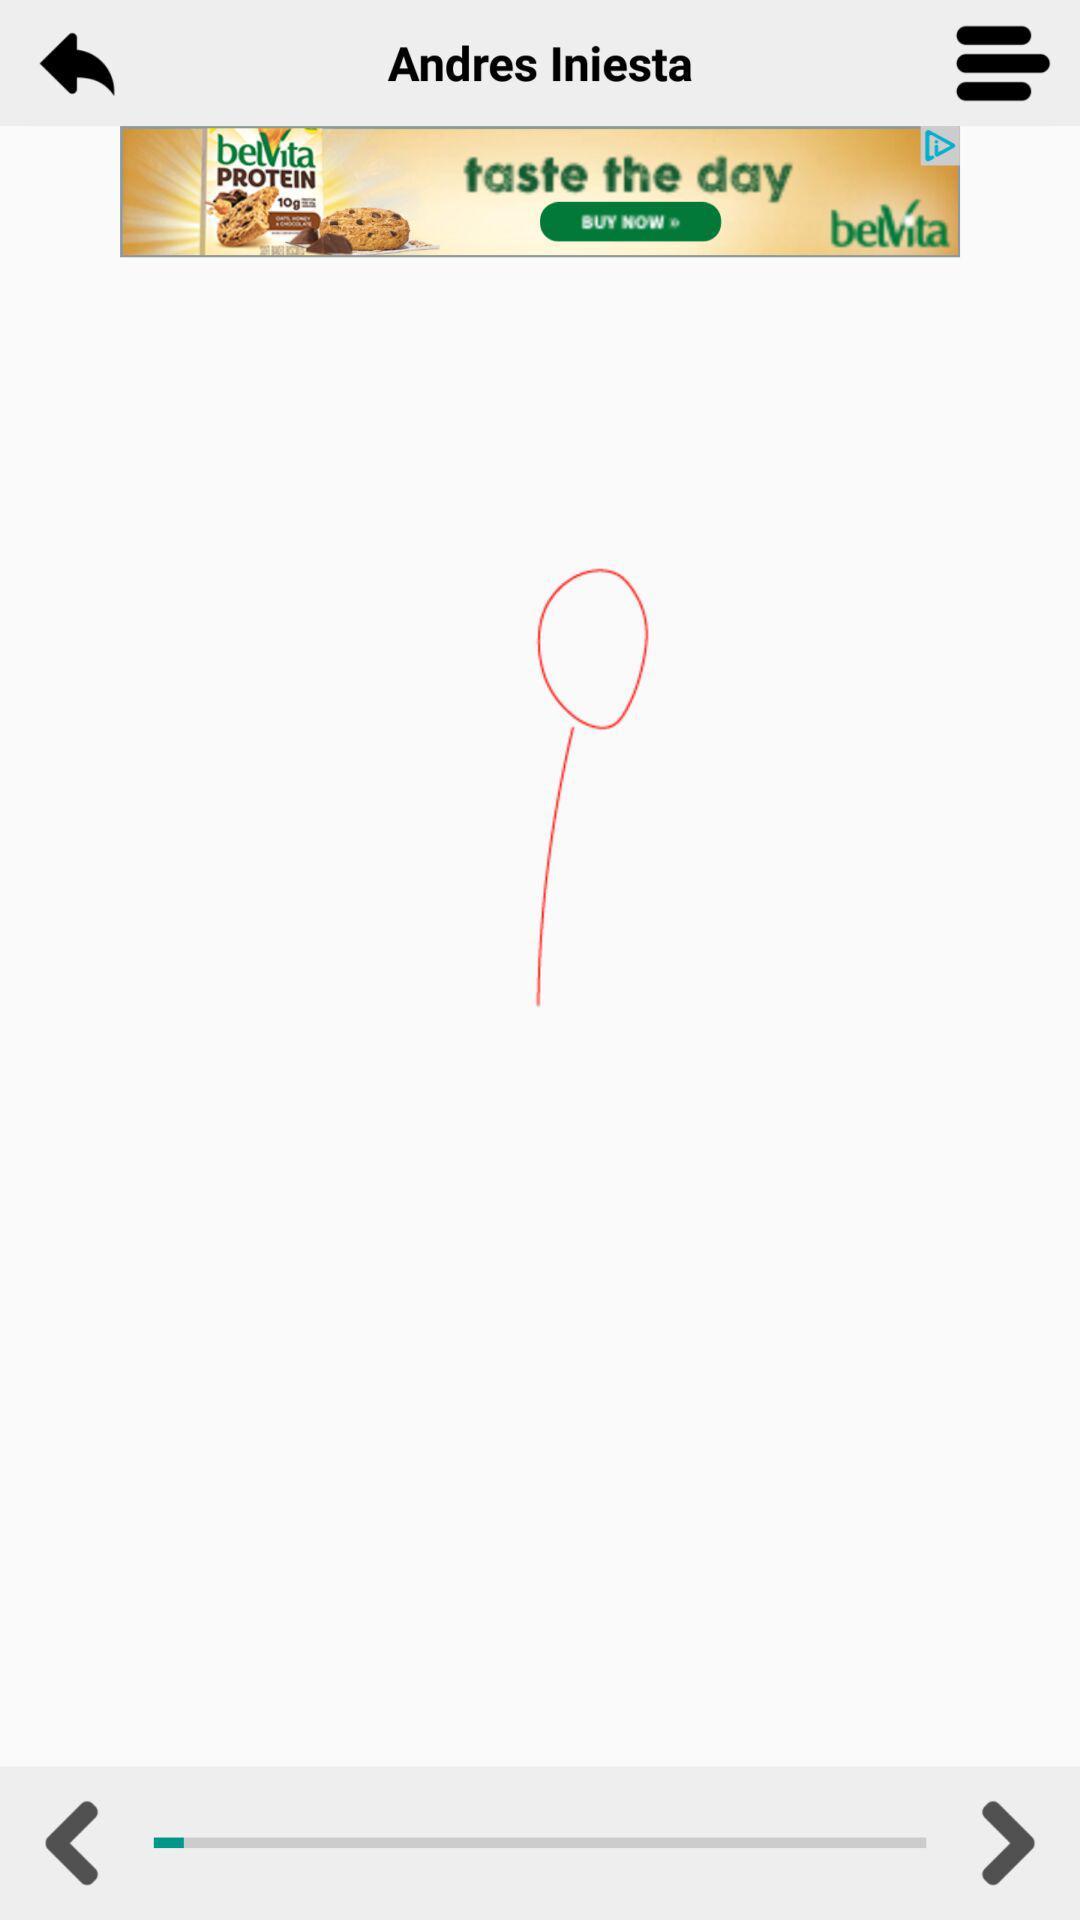 This screenshot has width=1080, height=1920. I want to click on advertisement, so click(540, 191).